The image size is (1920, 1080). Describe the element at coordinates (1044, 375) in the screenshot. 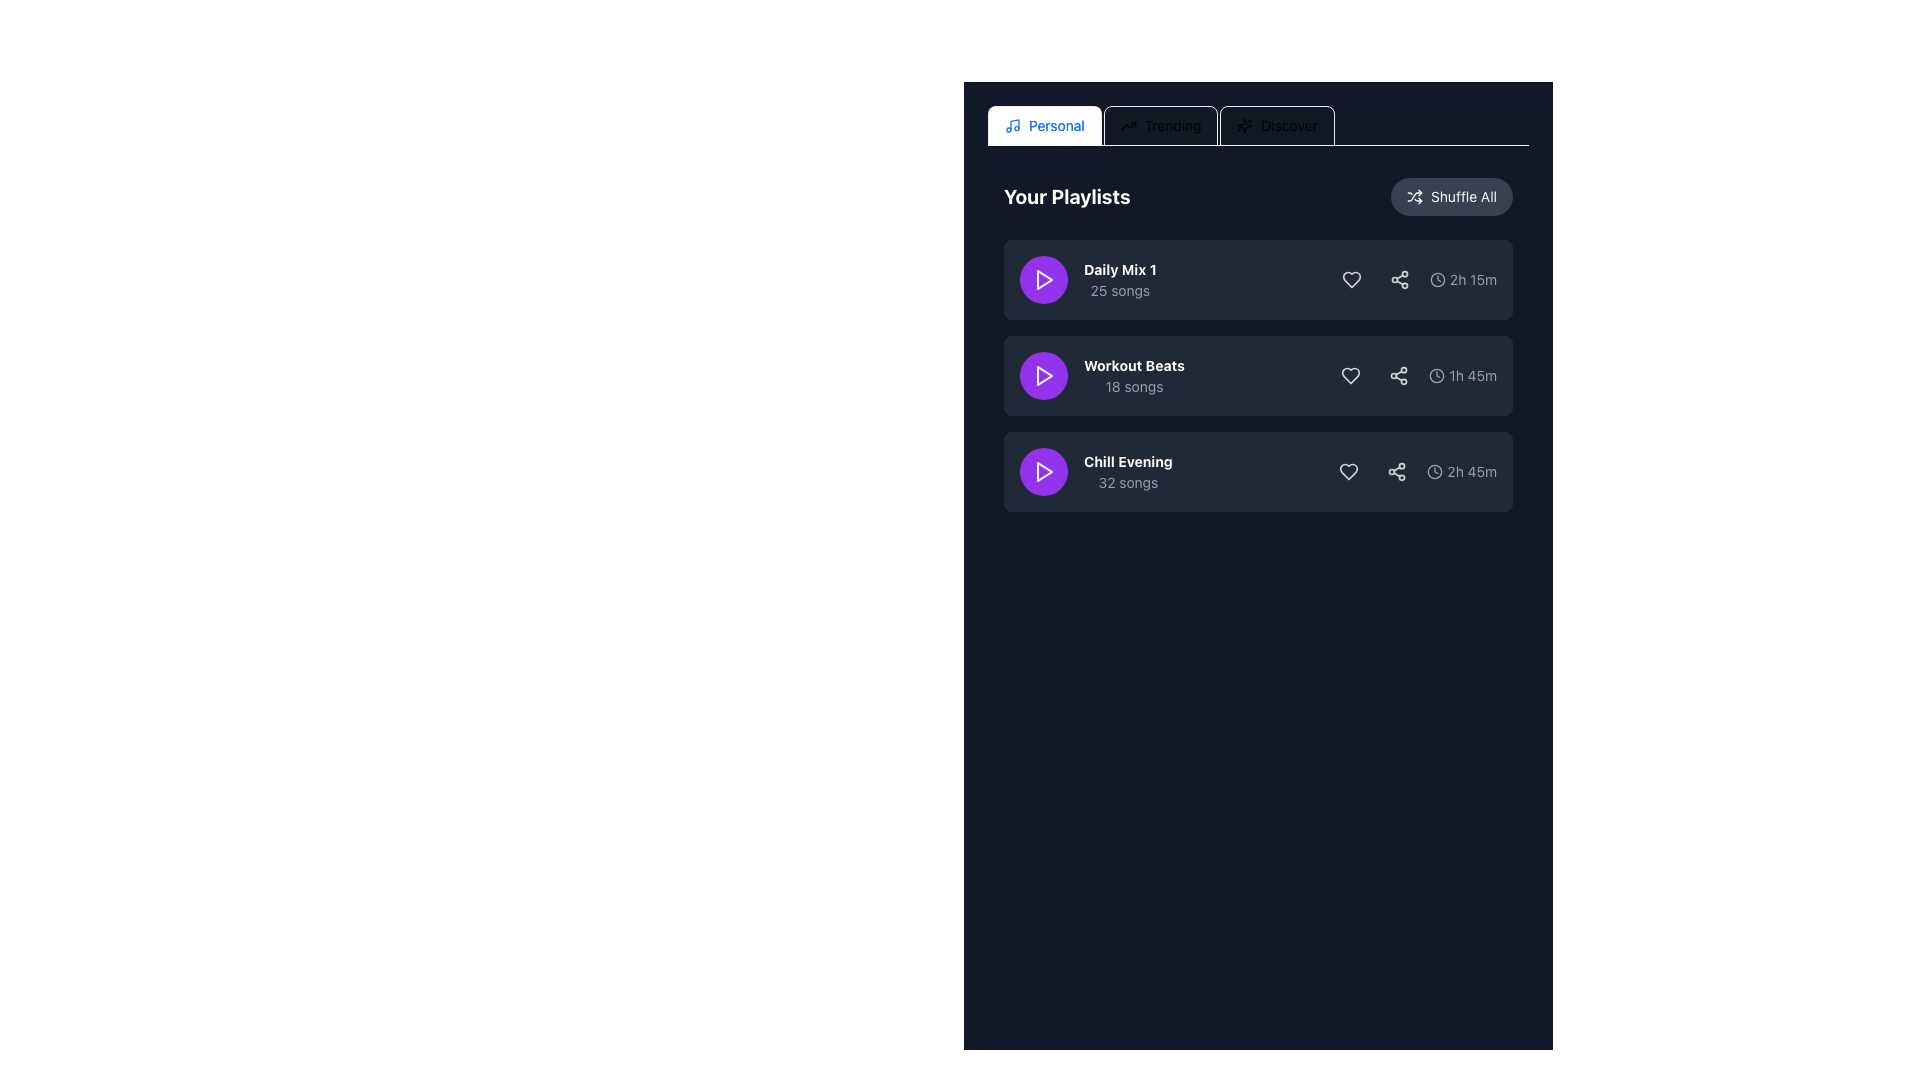

I see `the play button icon for the 'Workout Beats' playlist` at that location.